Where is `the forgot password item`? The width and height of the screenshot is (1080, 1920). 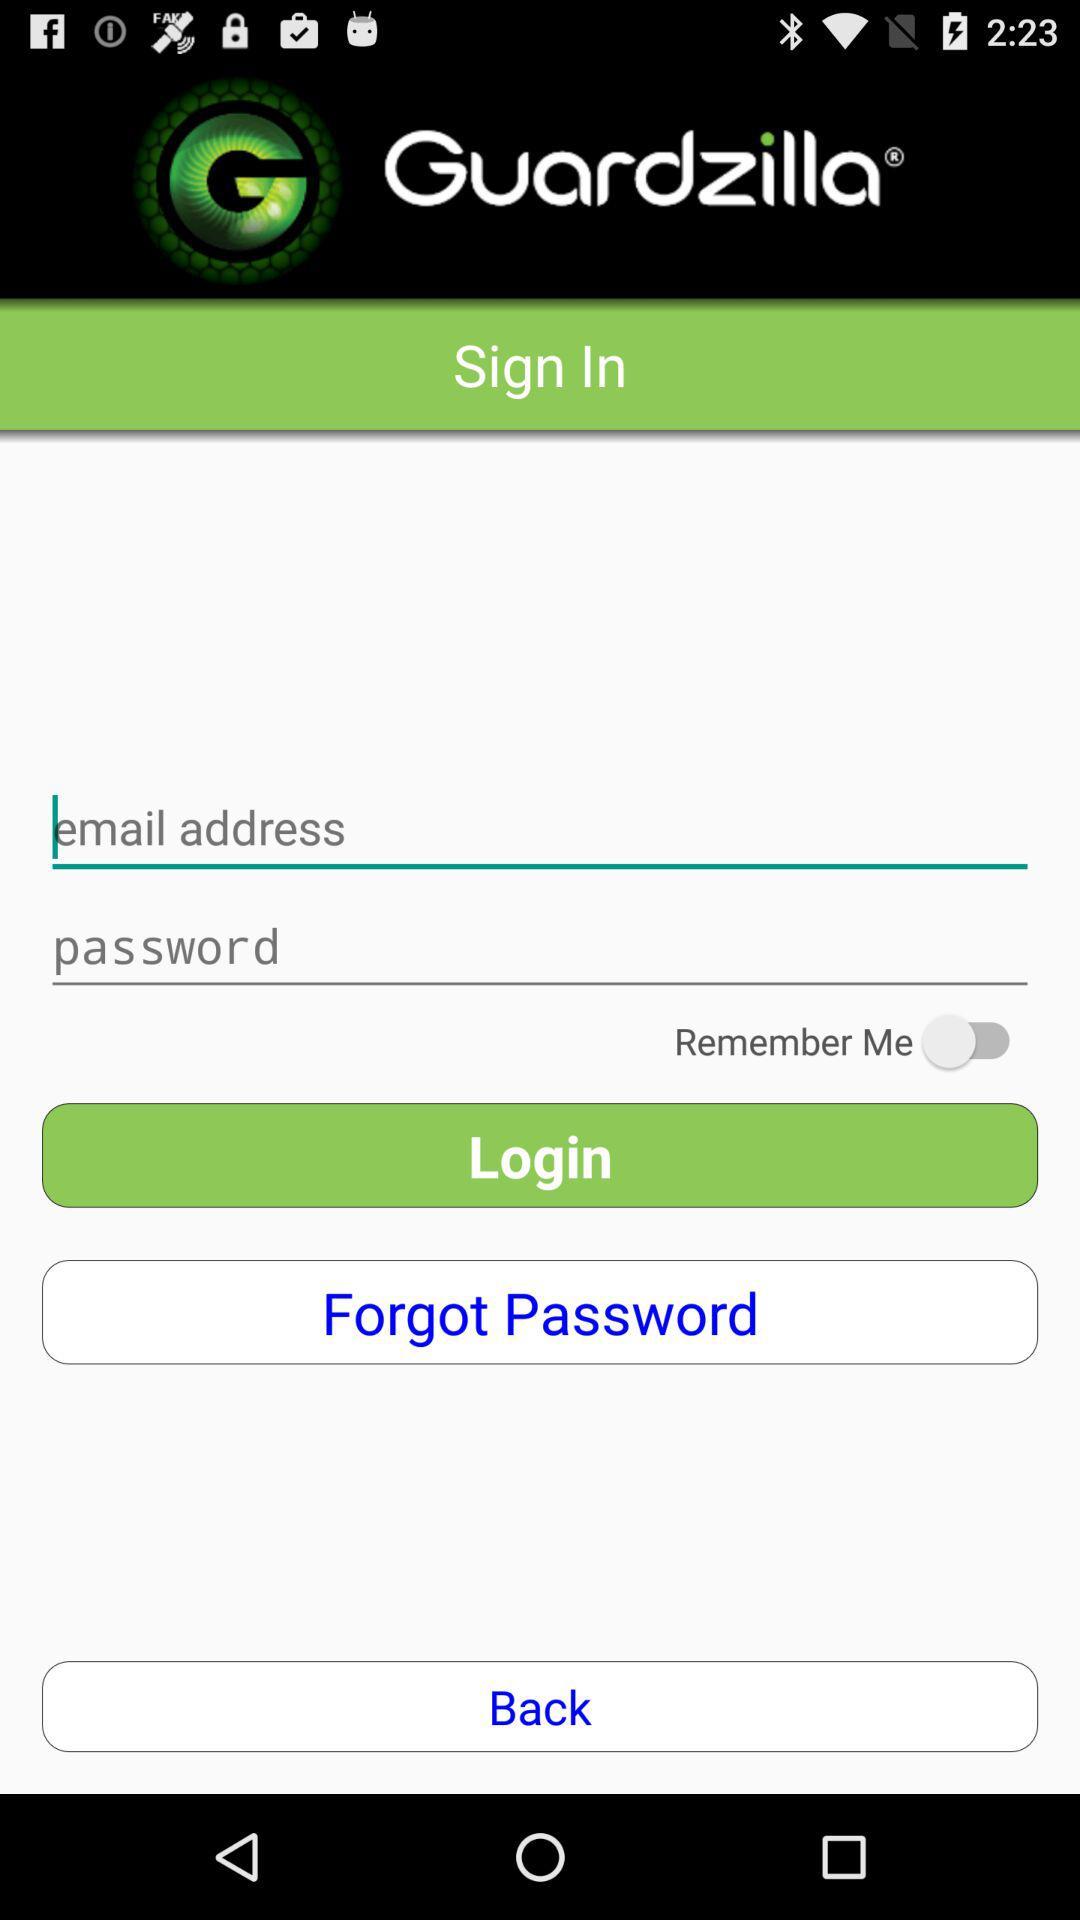
the forgot password item is located at coordinates (540, 1312).